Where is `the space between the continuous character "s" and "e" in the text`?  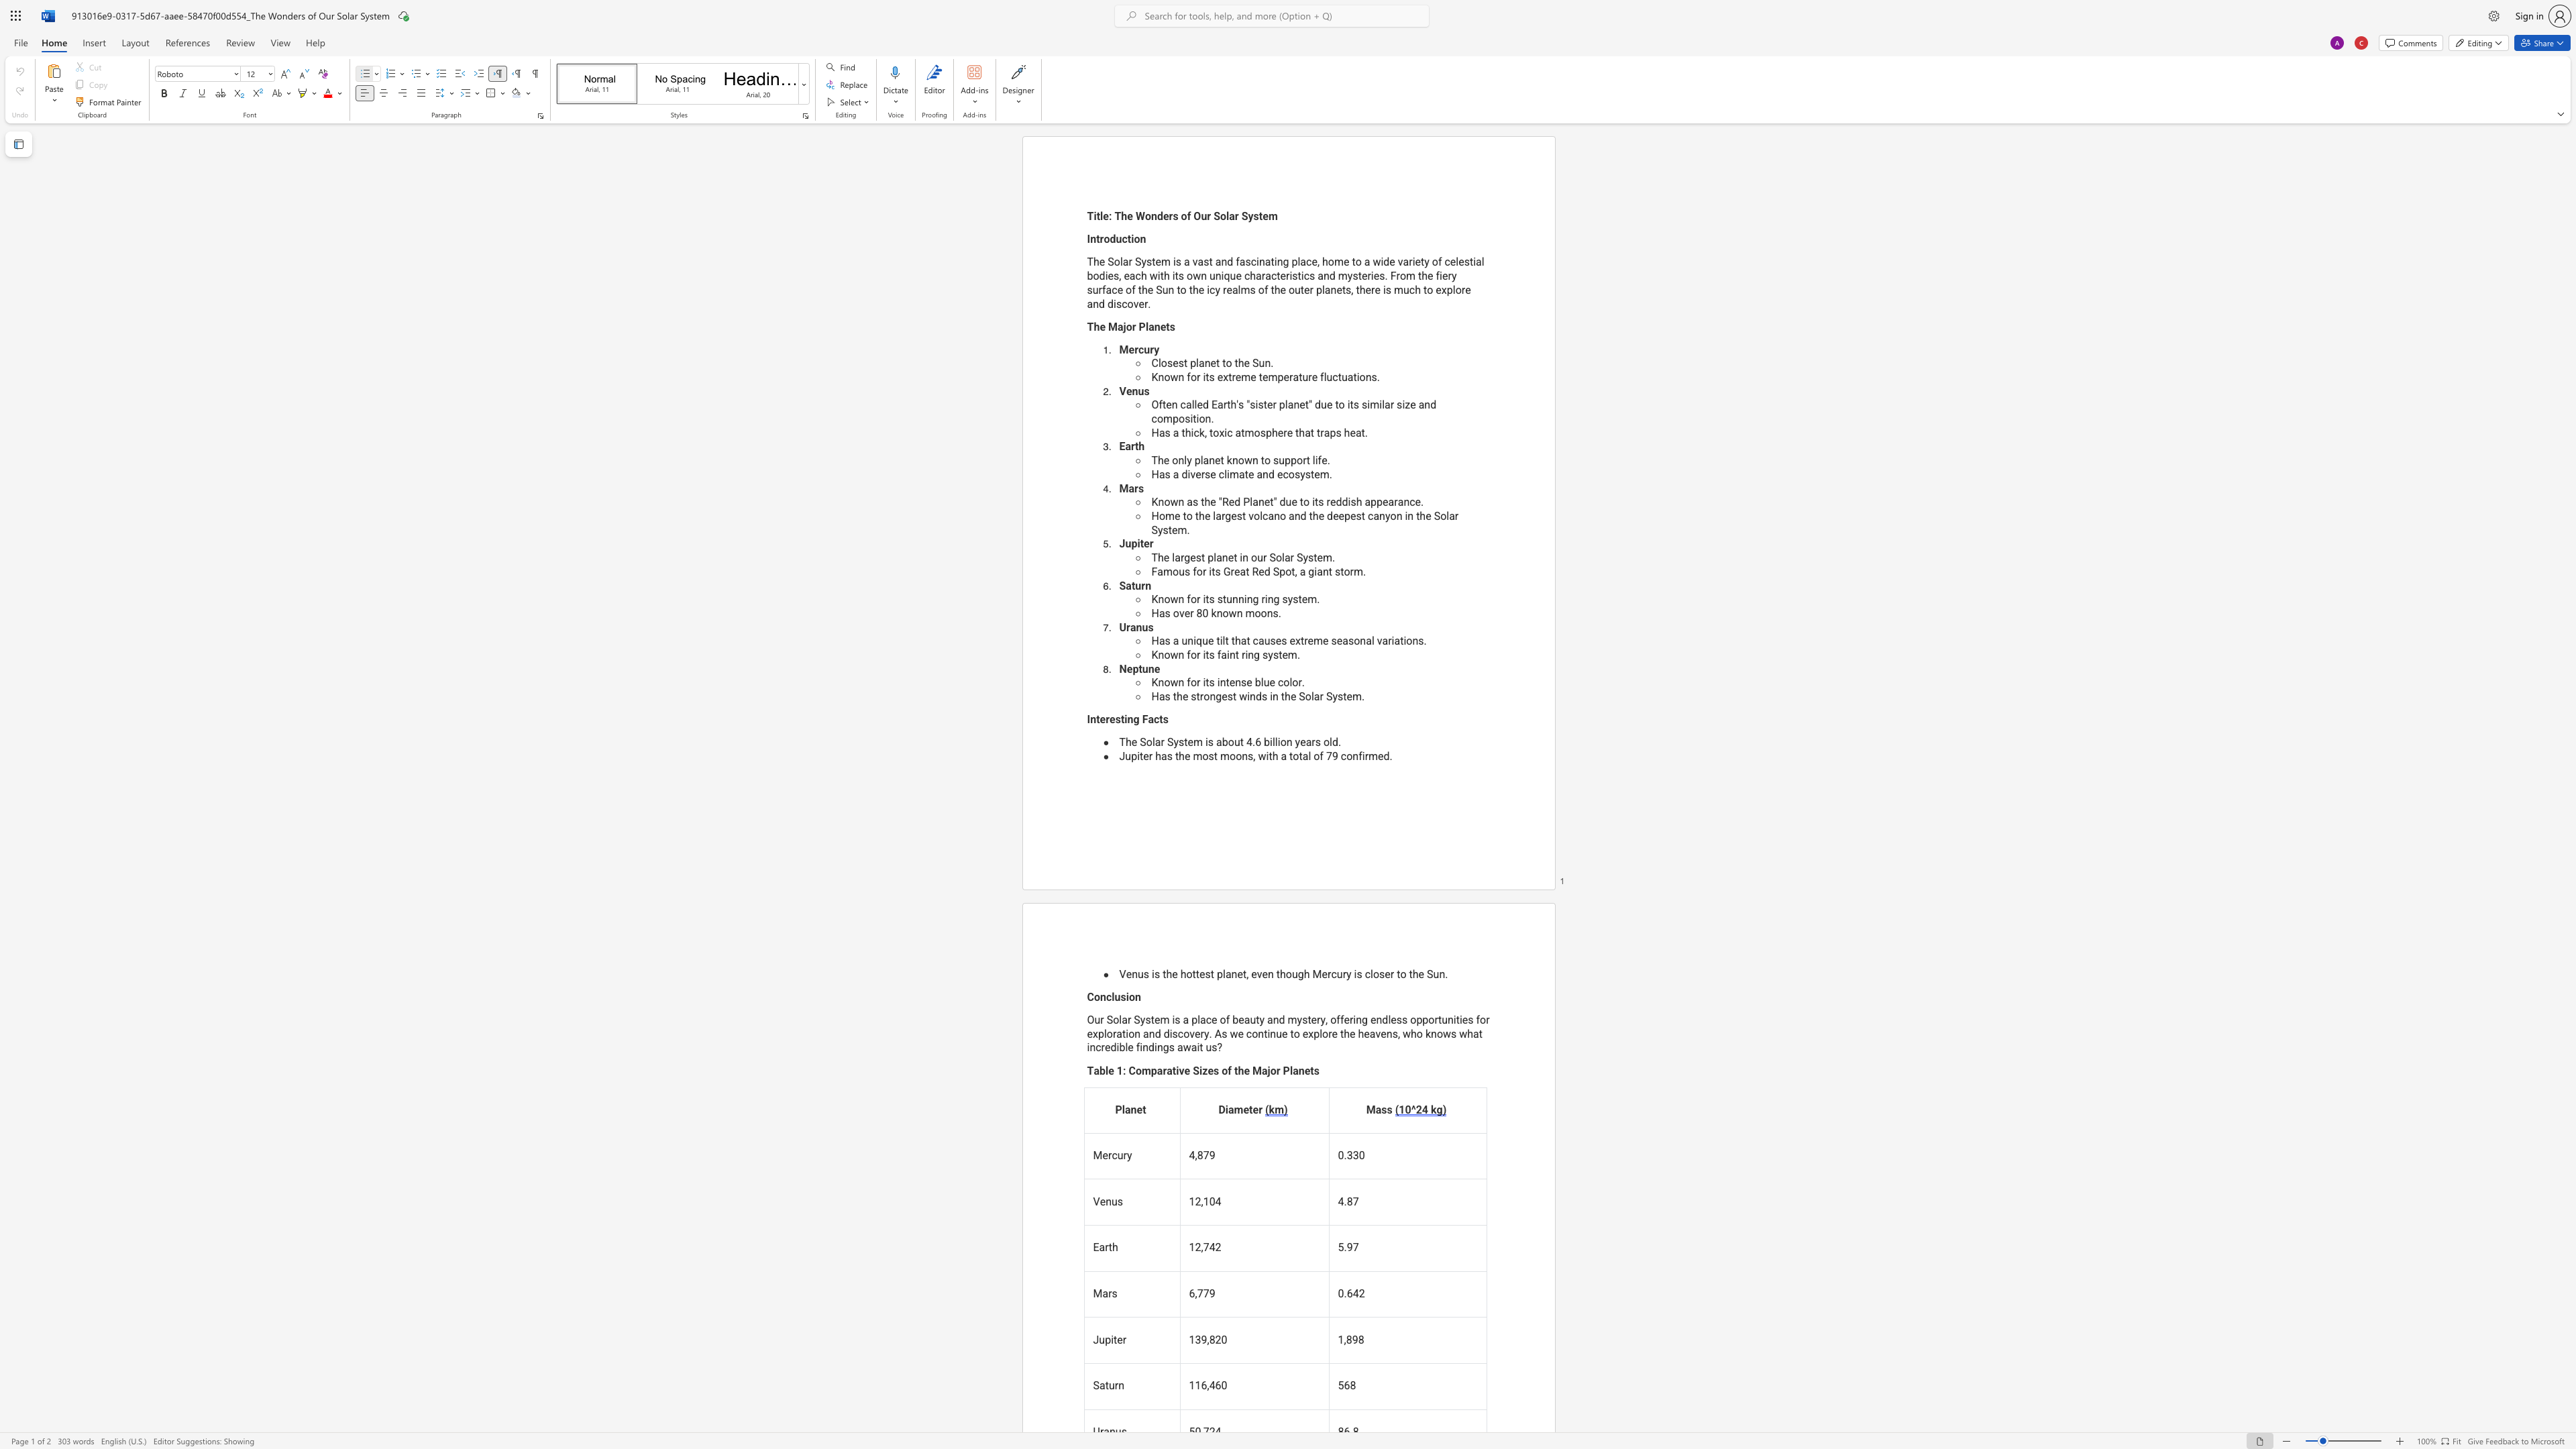
the space between the continuous character "s" and "e" in the text is located at coordinates (1210, 474).